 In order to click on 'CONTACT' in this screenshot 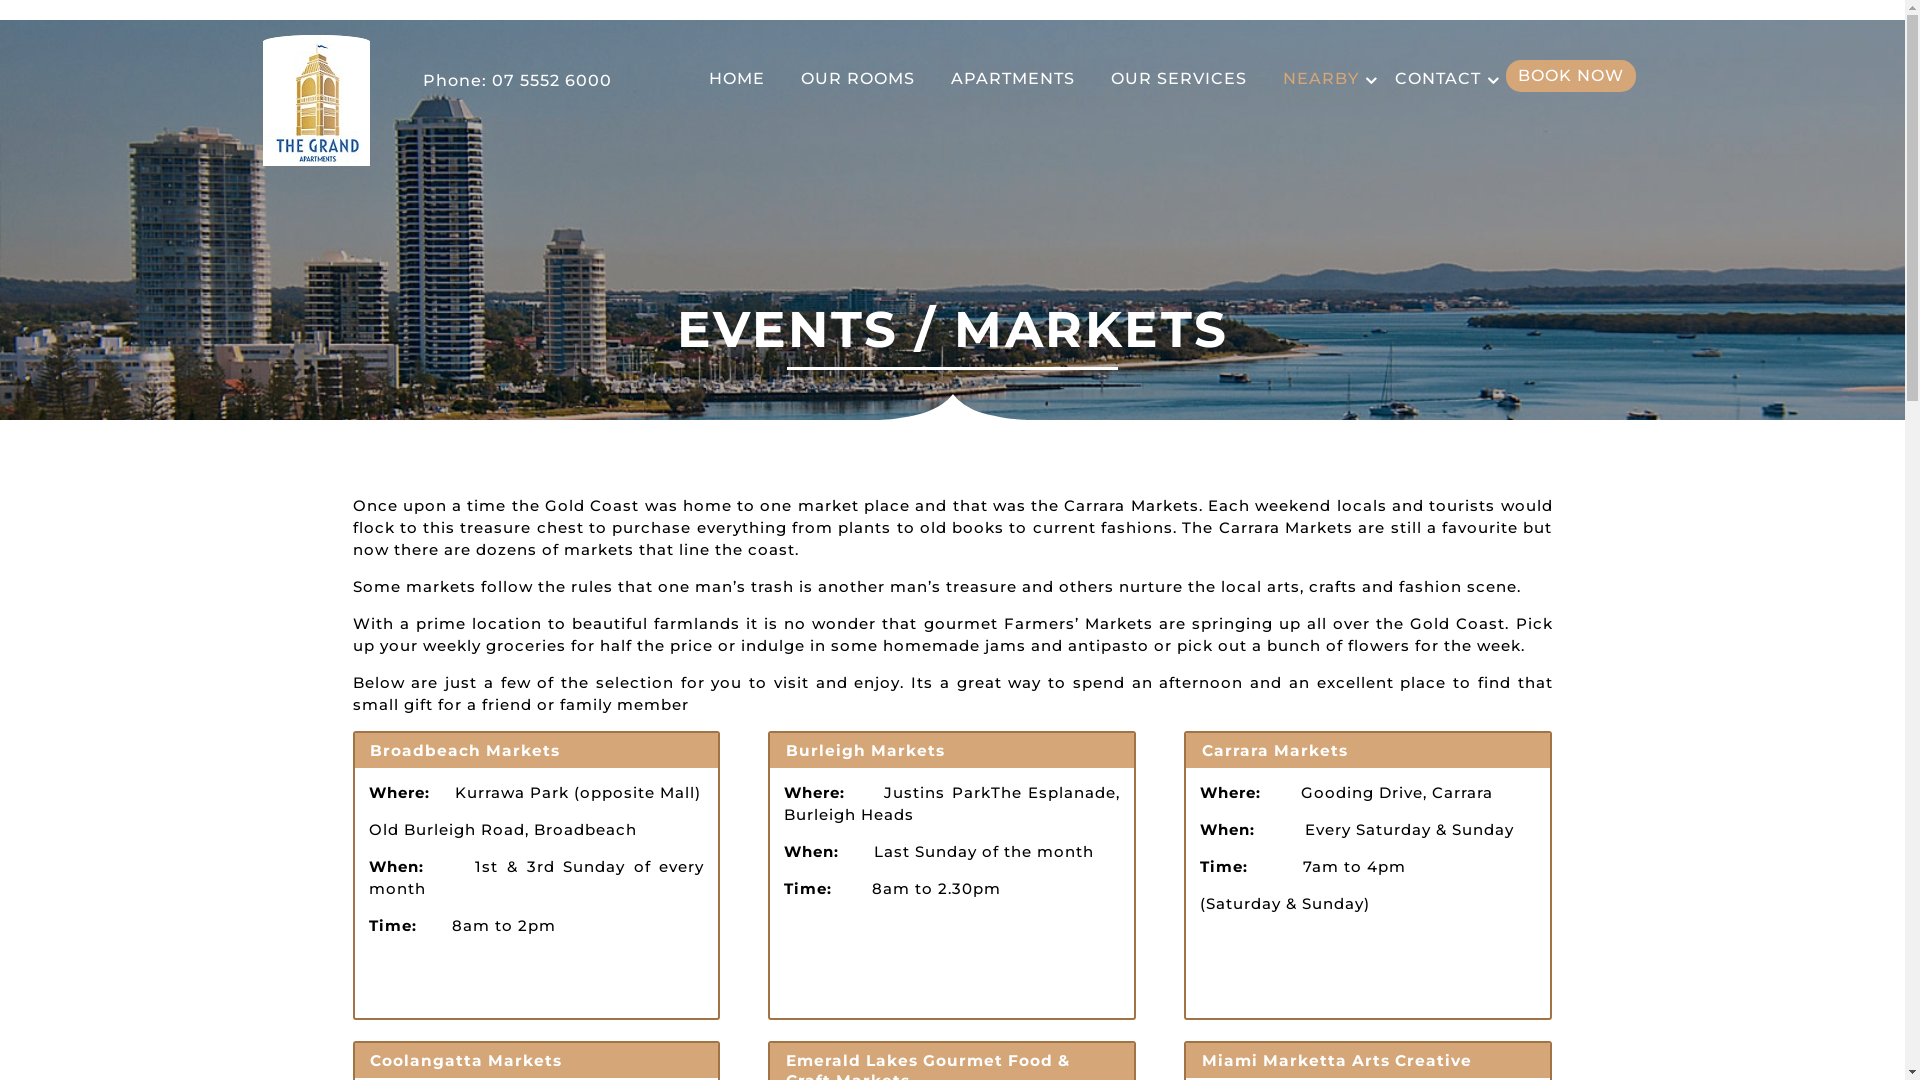, I will do `click(1375, 77)`.